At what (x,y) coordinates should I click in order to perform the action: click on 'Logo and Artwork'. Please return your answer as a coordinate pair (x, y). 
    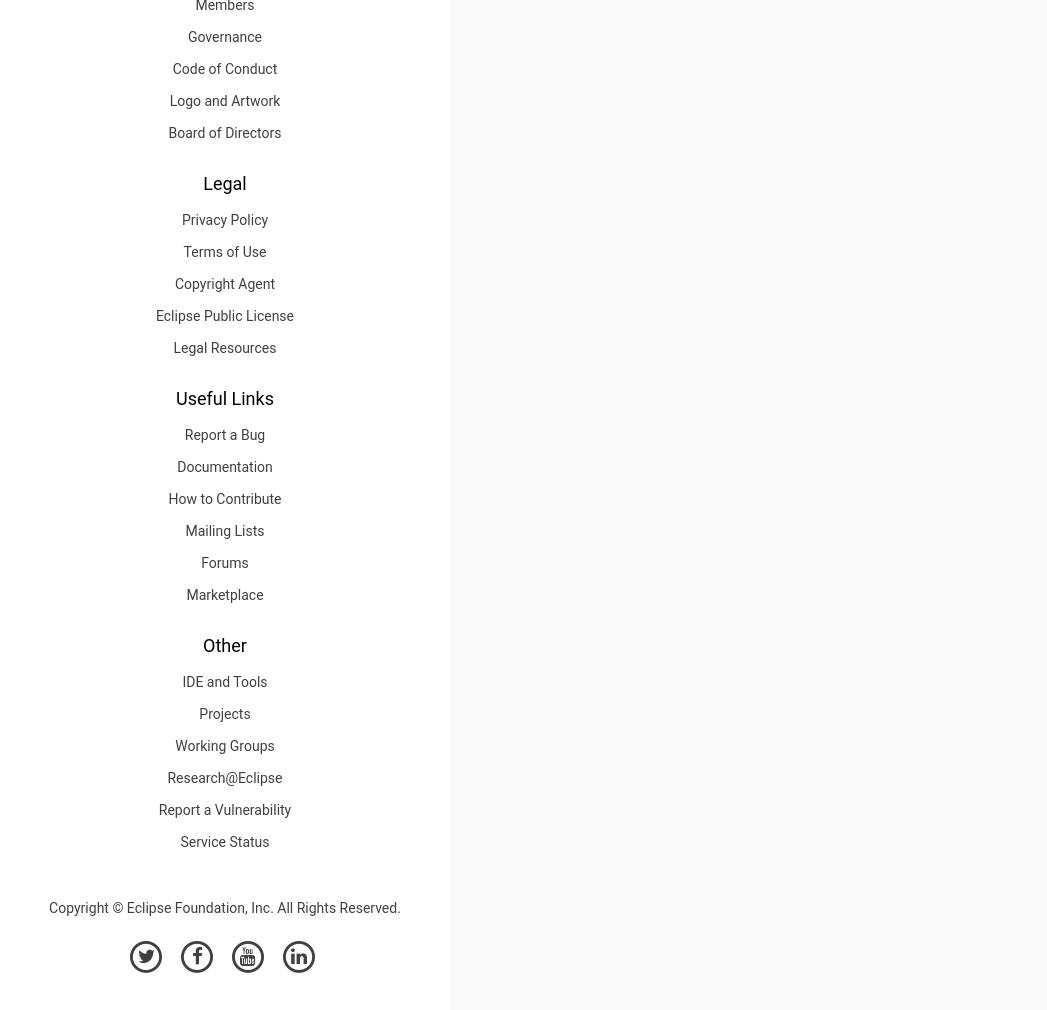
    Looking at the image, I should click on (223, 100).